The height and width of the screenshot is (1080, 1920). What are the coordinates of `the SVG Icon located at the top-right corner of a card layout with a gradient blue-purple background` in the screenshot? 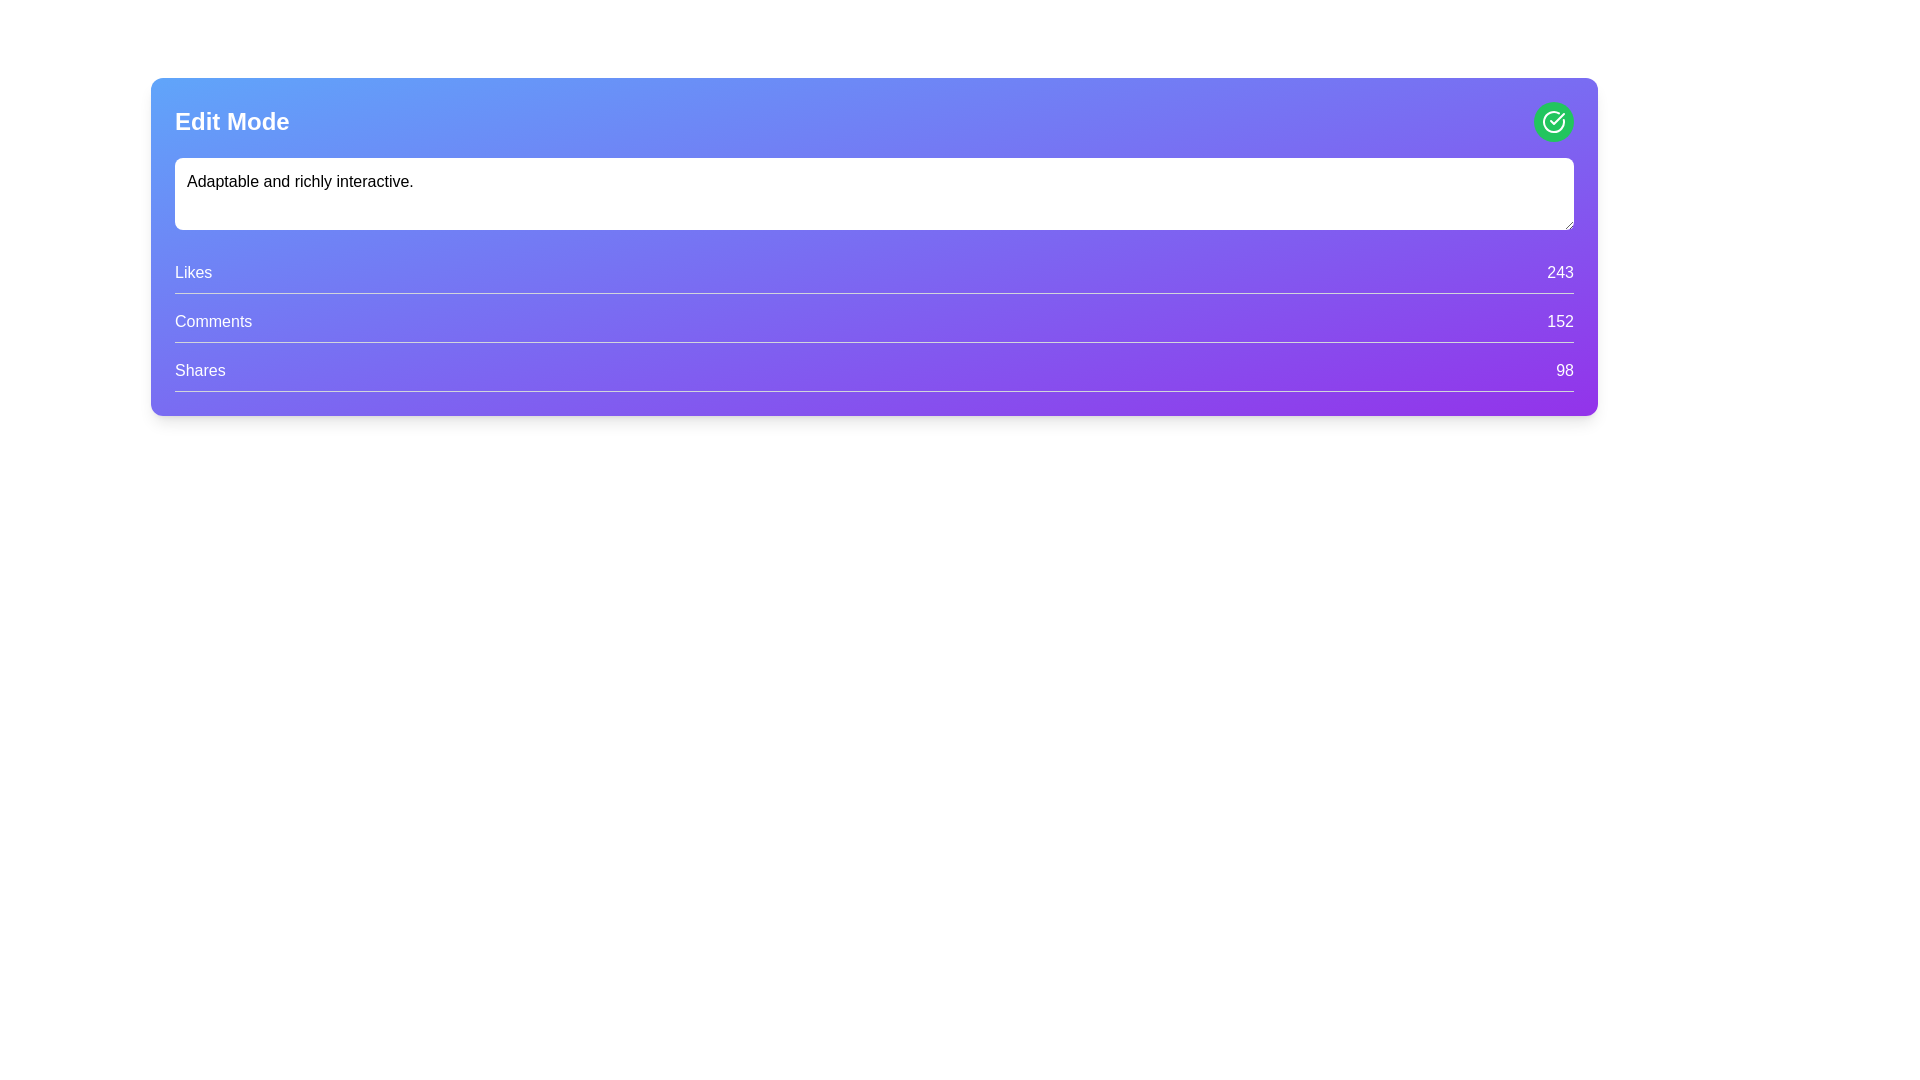 It's located at (1553, 122).